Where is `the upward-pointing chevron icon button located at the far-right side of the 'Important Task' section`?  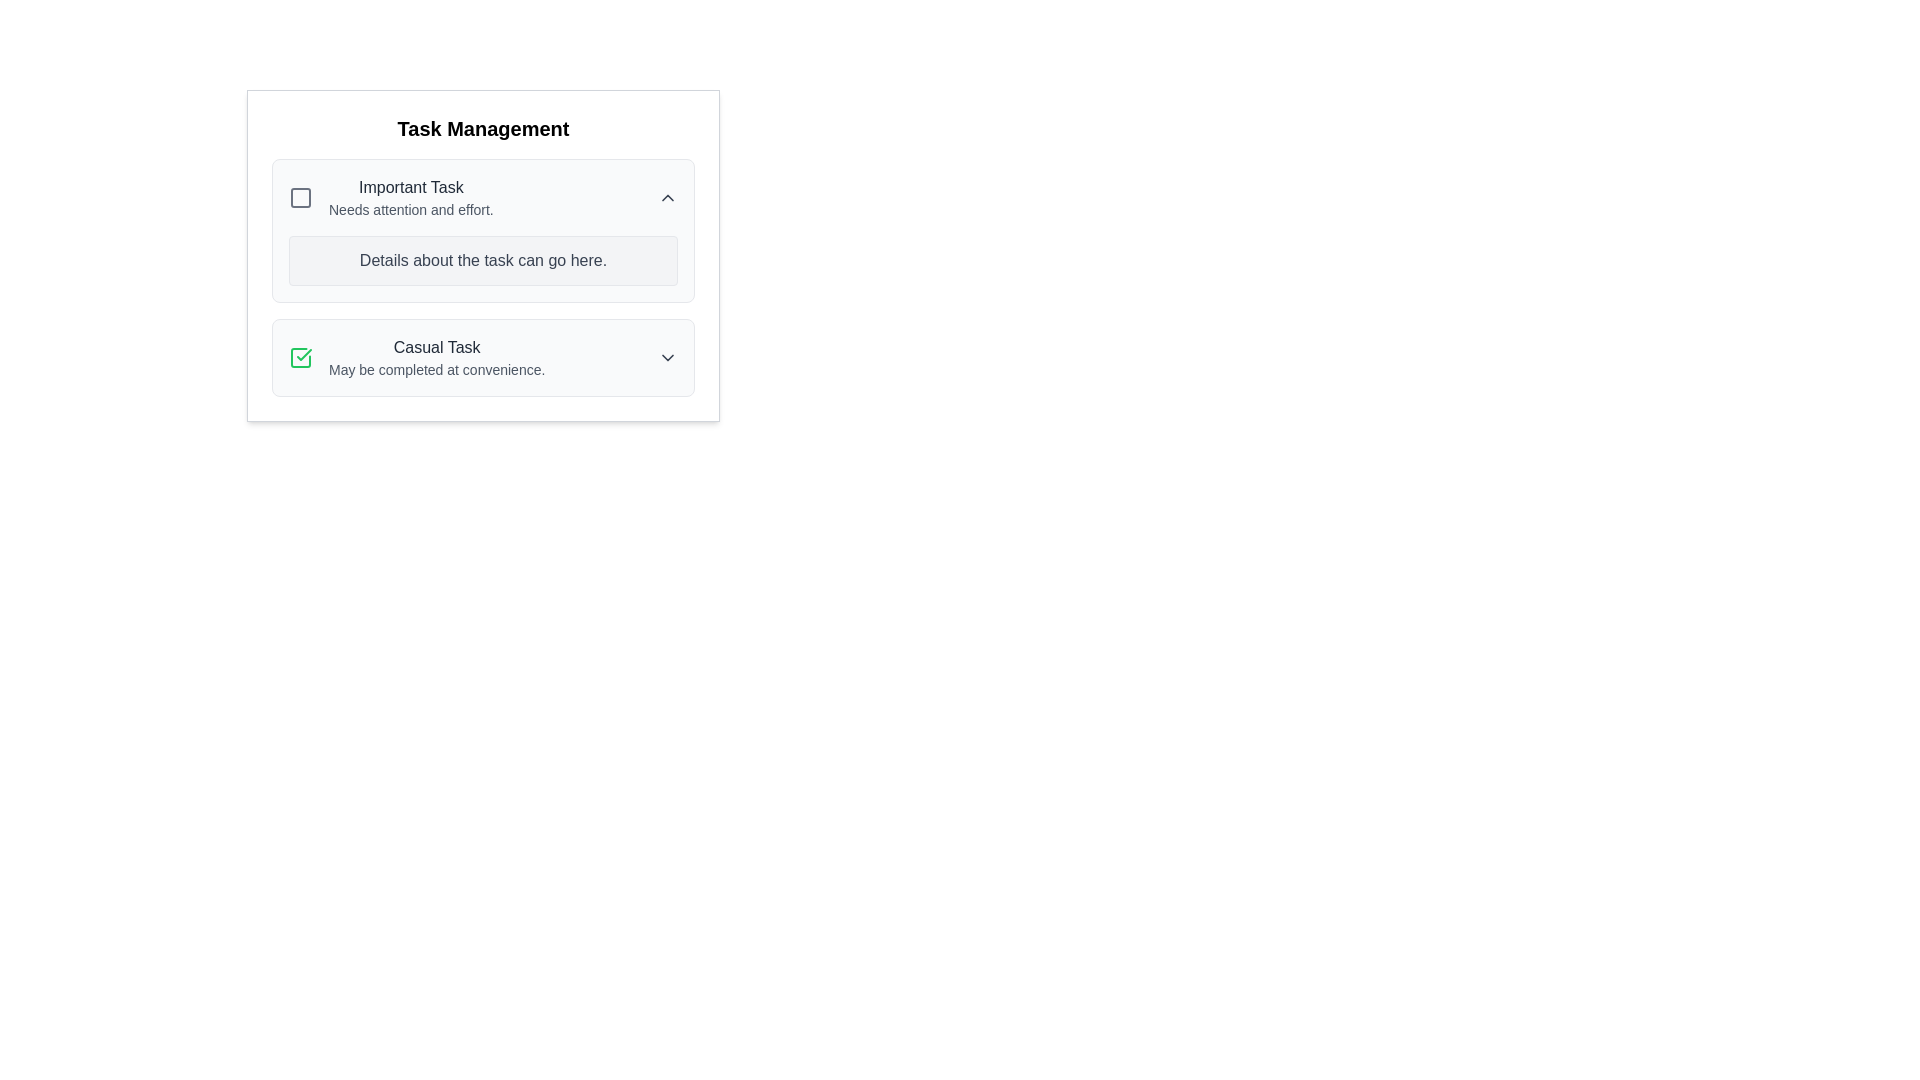
the upward-pointing chevron icon button located at the far-right side of the 'Important Task' section is located at coordinates (667, 197).